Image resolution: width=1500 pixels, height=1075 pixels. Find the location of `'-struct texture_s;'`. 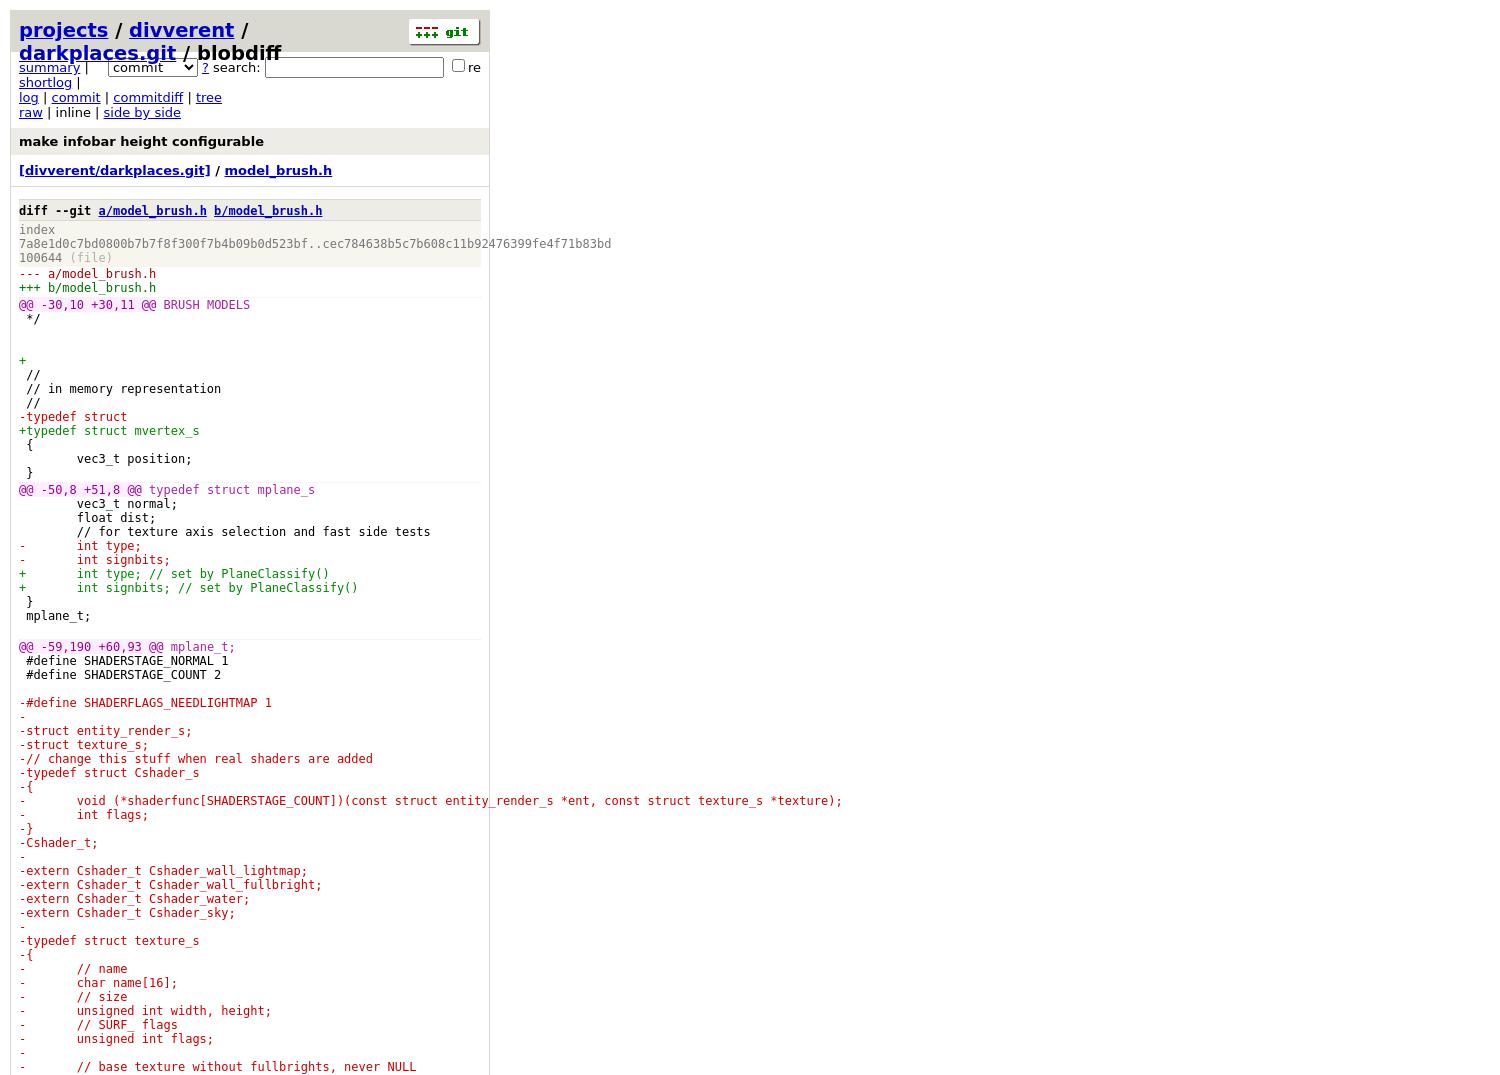

'-struct texture_s;' is located at coordinates (83, 744).